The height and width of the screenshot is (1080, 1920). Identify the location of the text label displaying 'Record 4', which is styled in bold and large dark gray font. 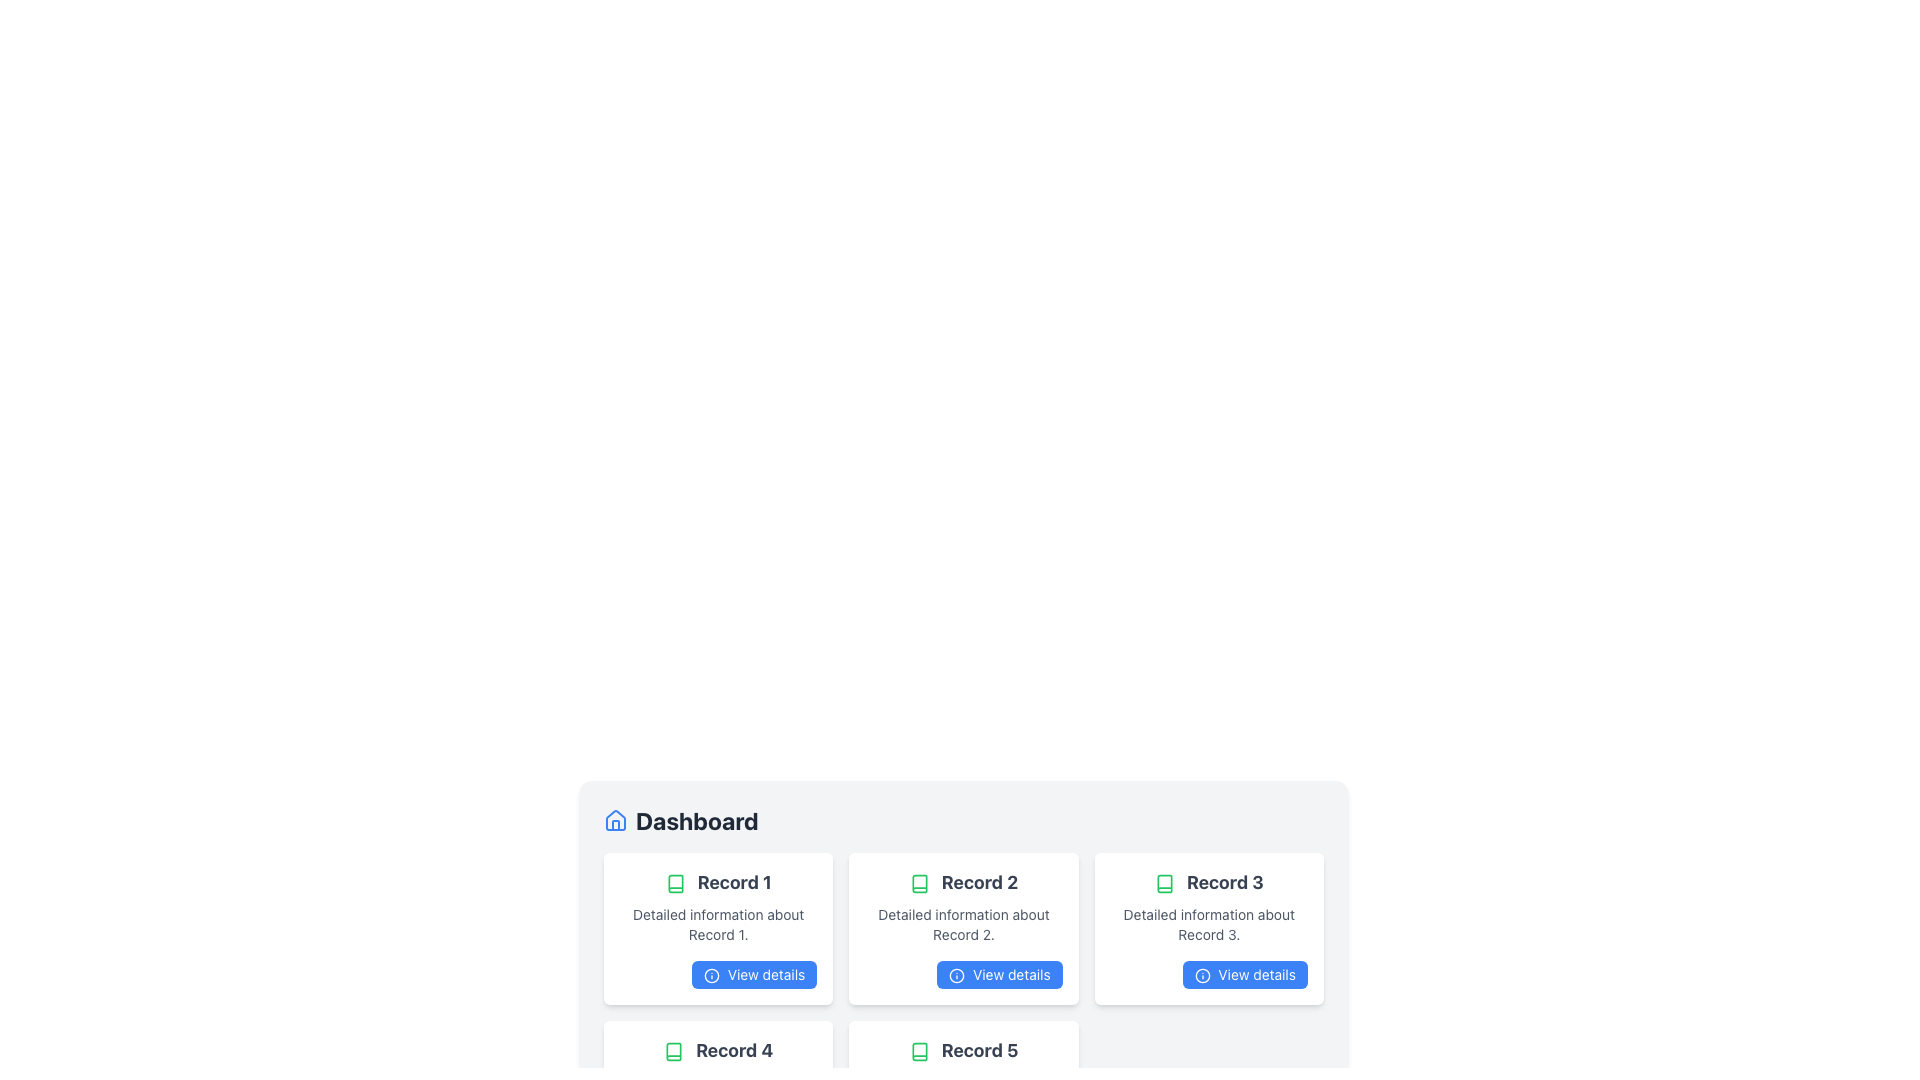
(718, 1049).